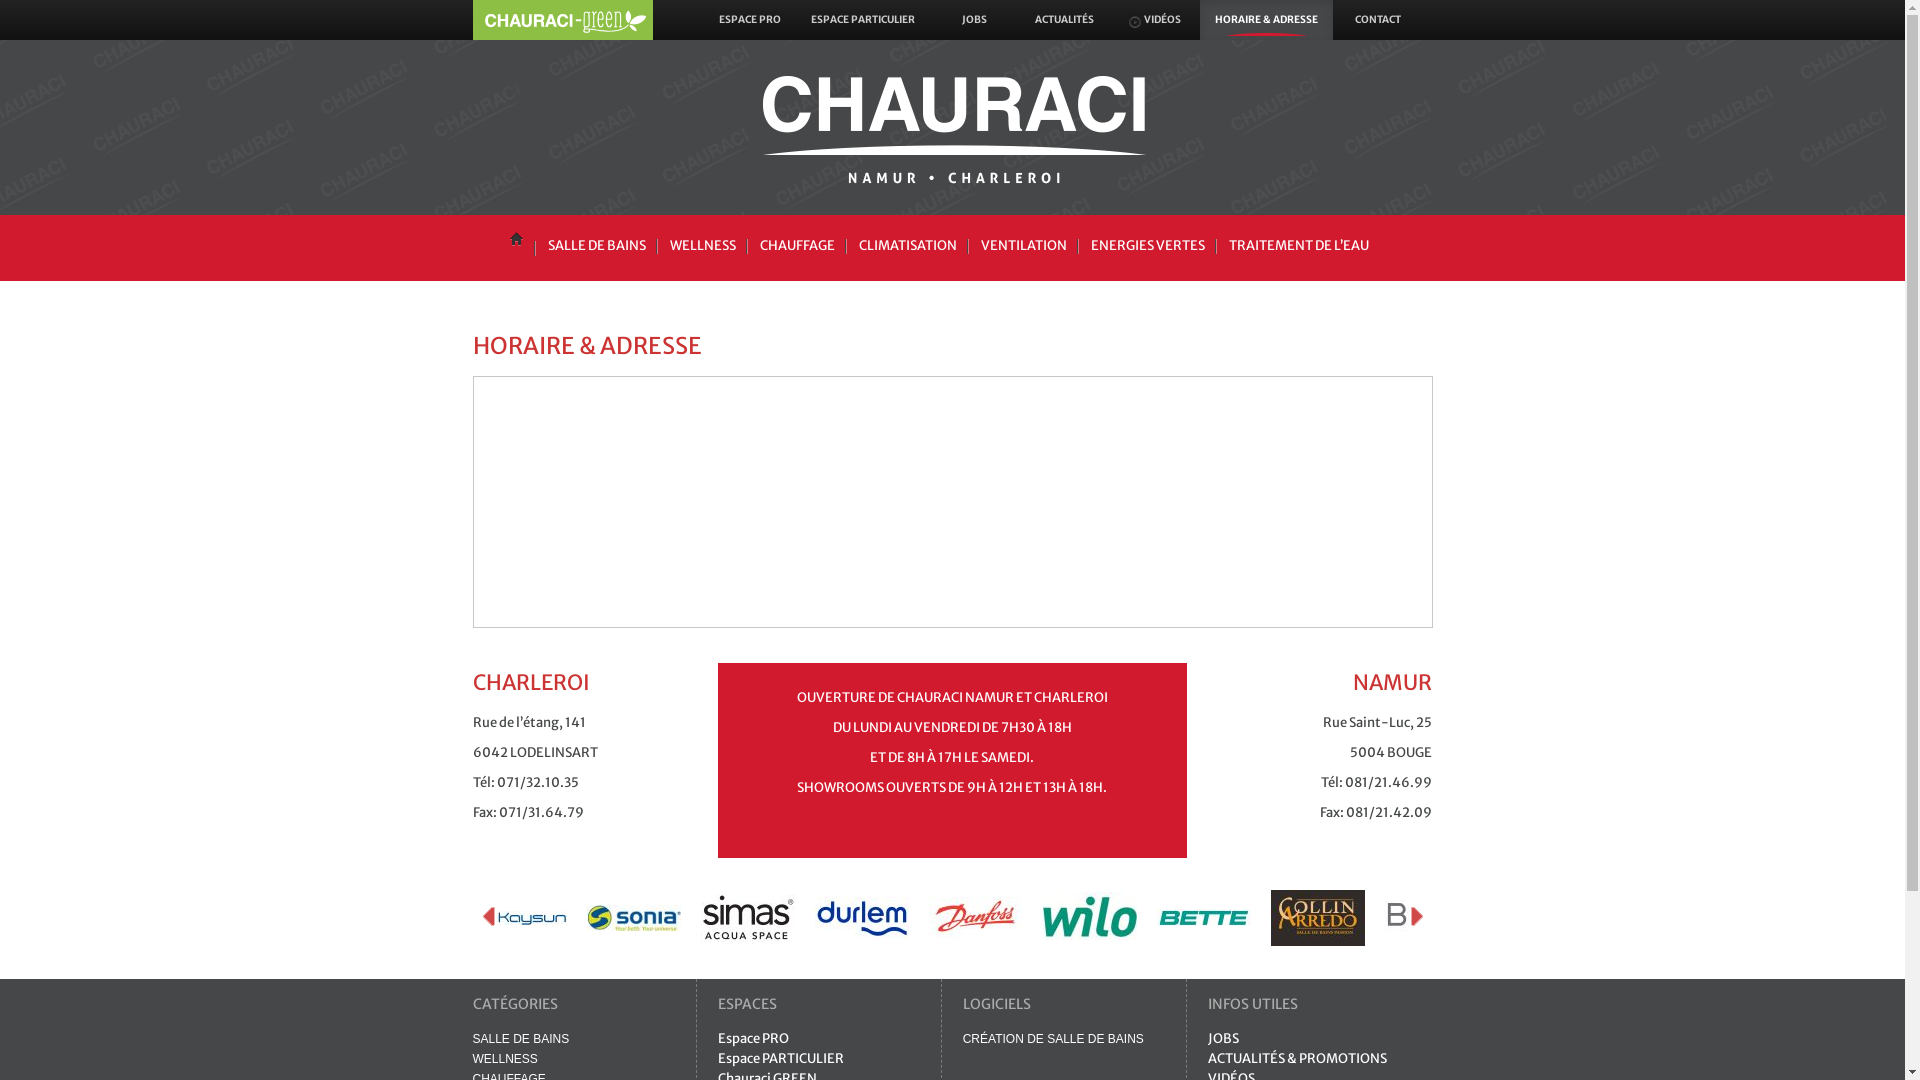 Image resolution: width=1920 pixels, height=1080 pixels. What do you see at coordinates (1376, 19) in the screenshot?
I see `'CONTACT'` at bounding box center [1376, 19].